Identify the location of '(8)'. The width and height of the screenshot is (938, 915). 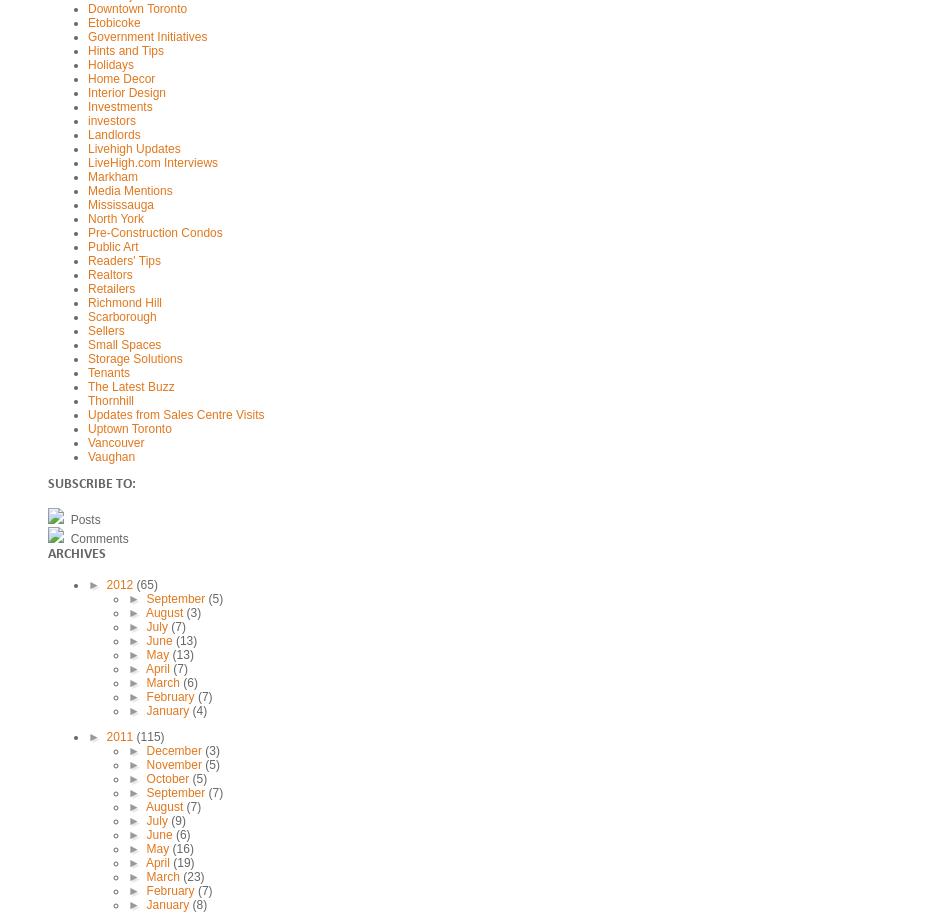
(198, 903).